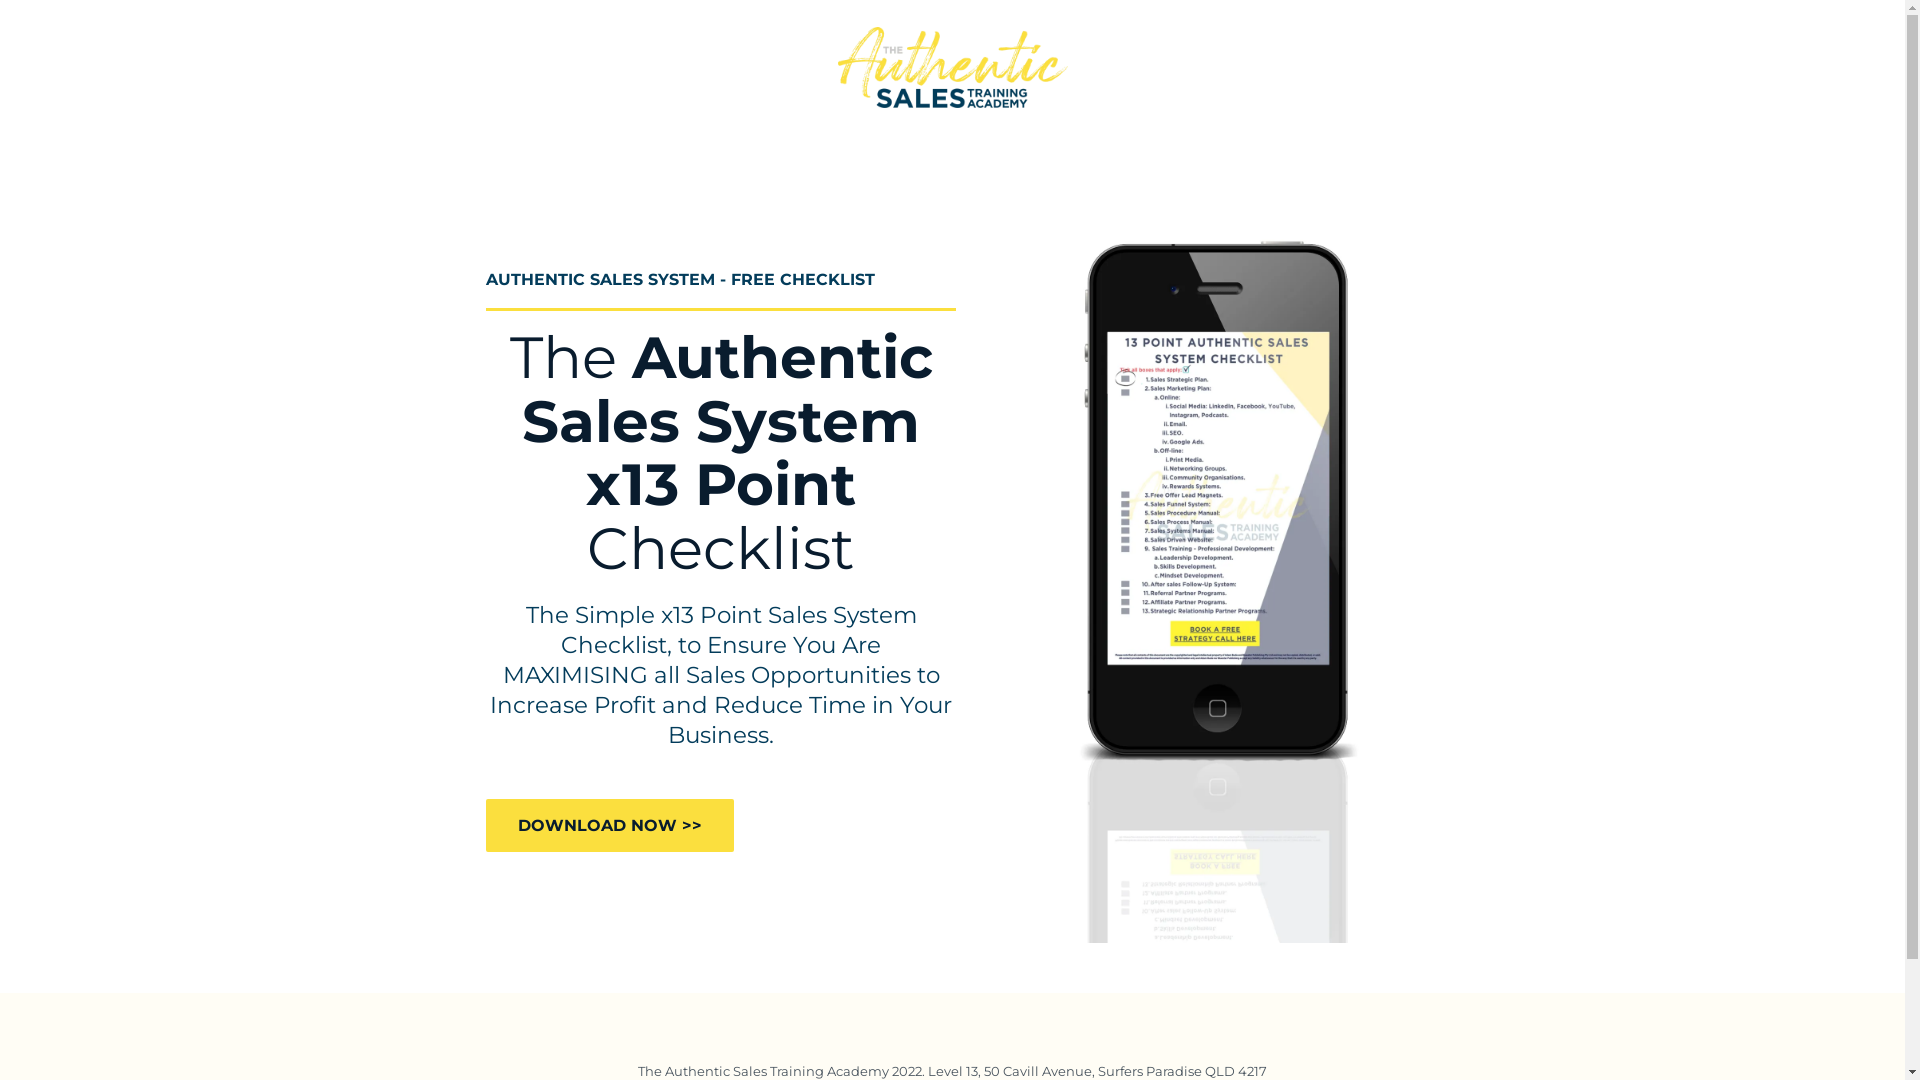 This screenshot has width=1920, height=1080. Describe the element at coordinates (608, 825) in the screenshot. I see `'DOWNLOAD NOW >>'` at that location.